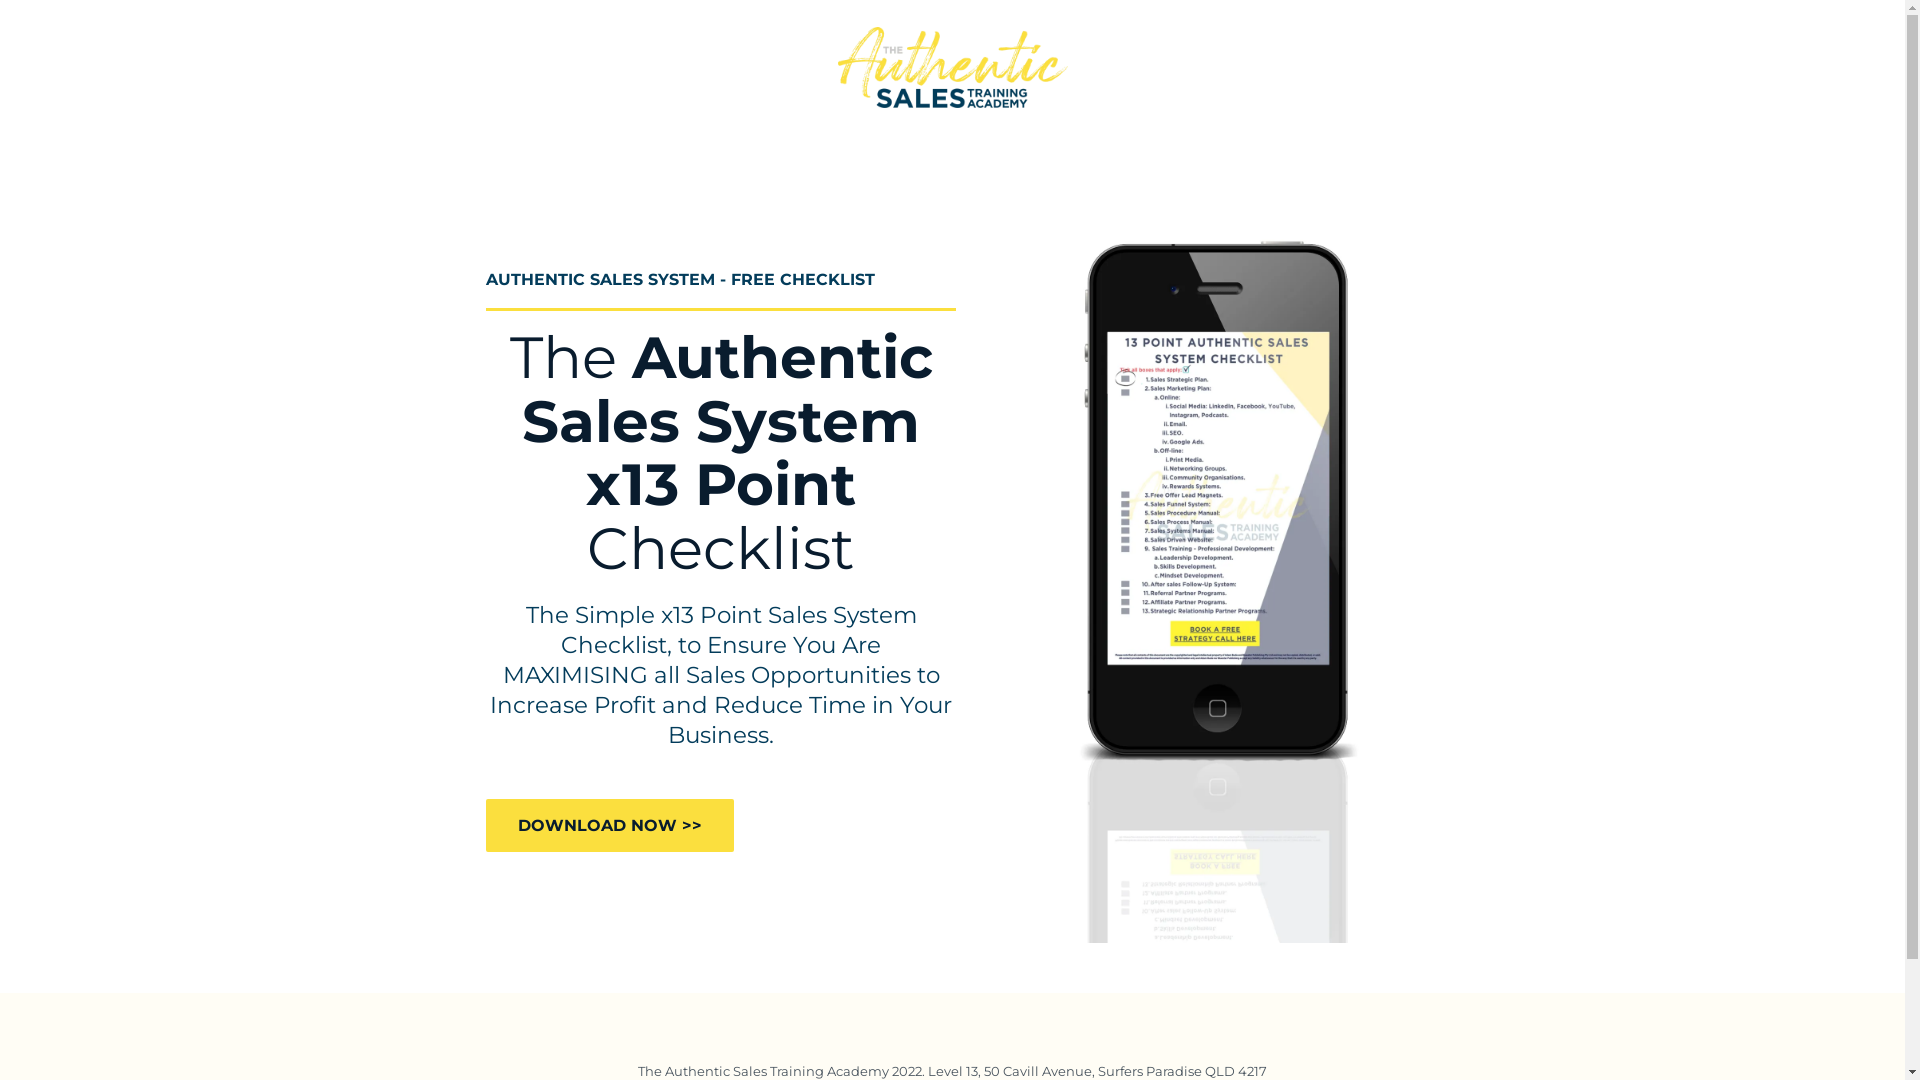 This screenshot has width=1920, height=1080. Describe the element at coordinates (608, 825) in the screenshot. I see `'DOWNLOAD NOW >>'` at that location.